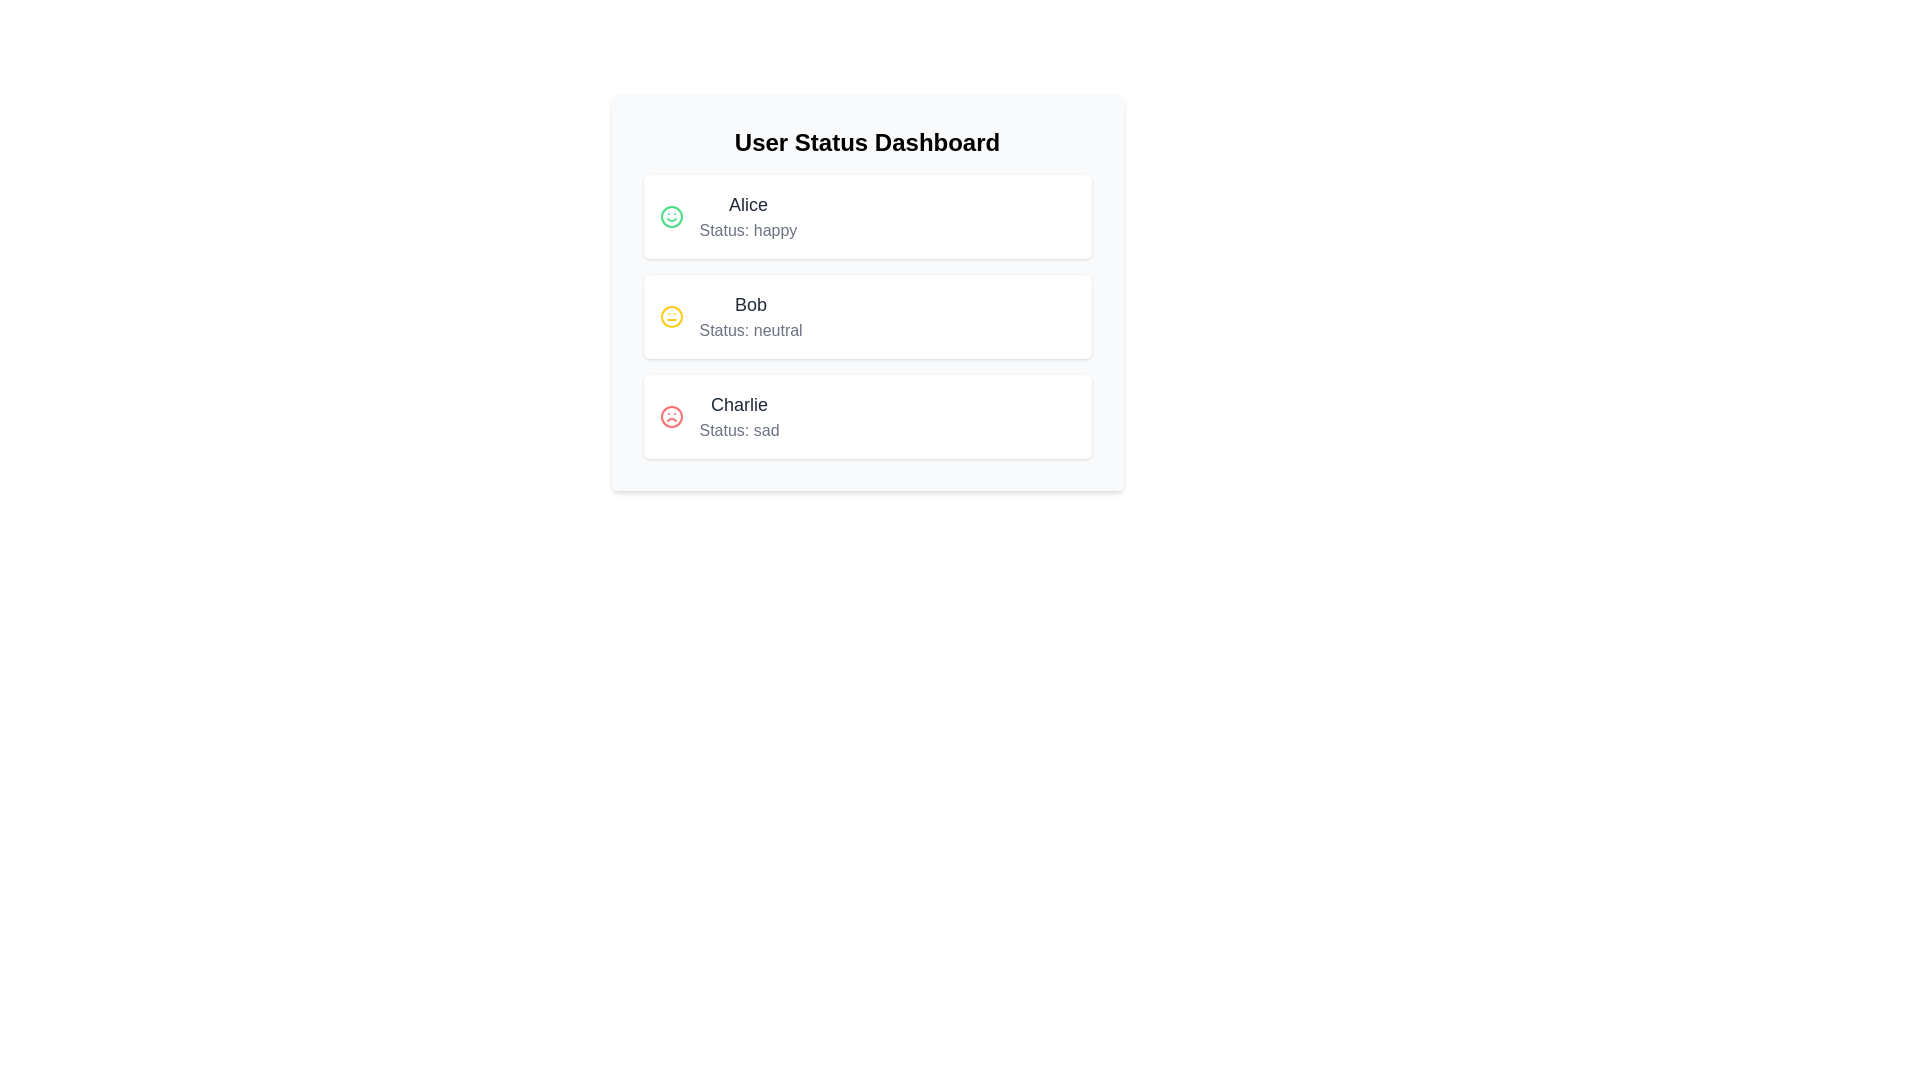  Describe the element at coordinates (867, 415) in the screenshot. I see `the third user status indicator element that displays 'Charlie' with an emotional status of 'sad'` at that location.